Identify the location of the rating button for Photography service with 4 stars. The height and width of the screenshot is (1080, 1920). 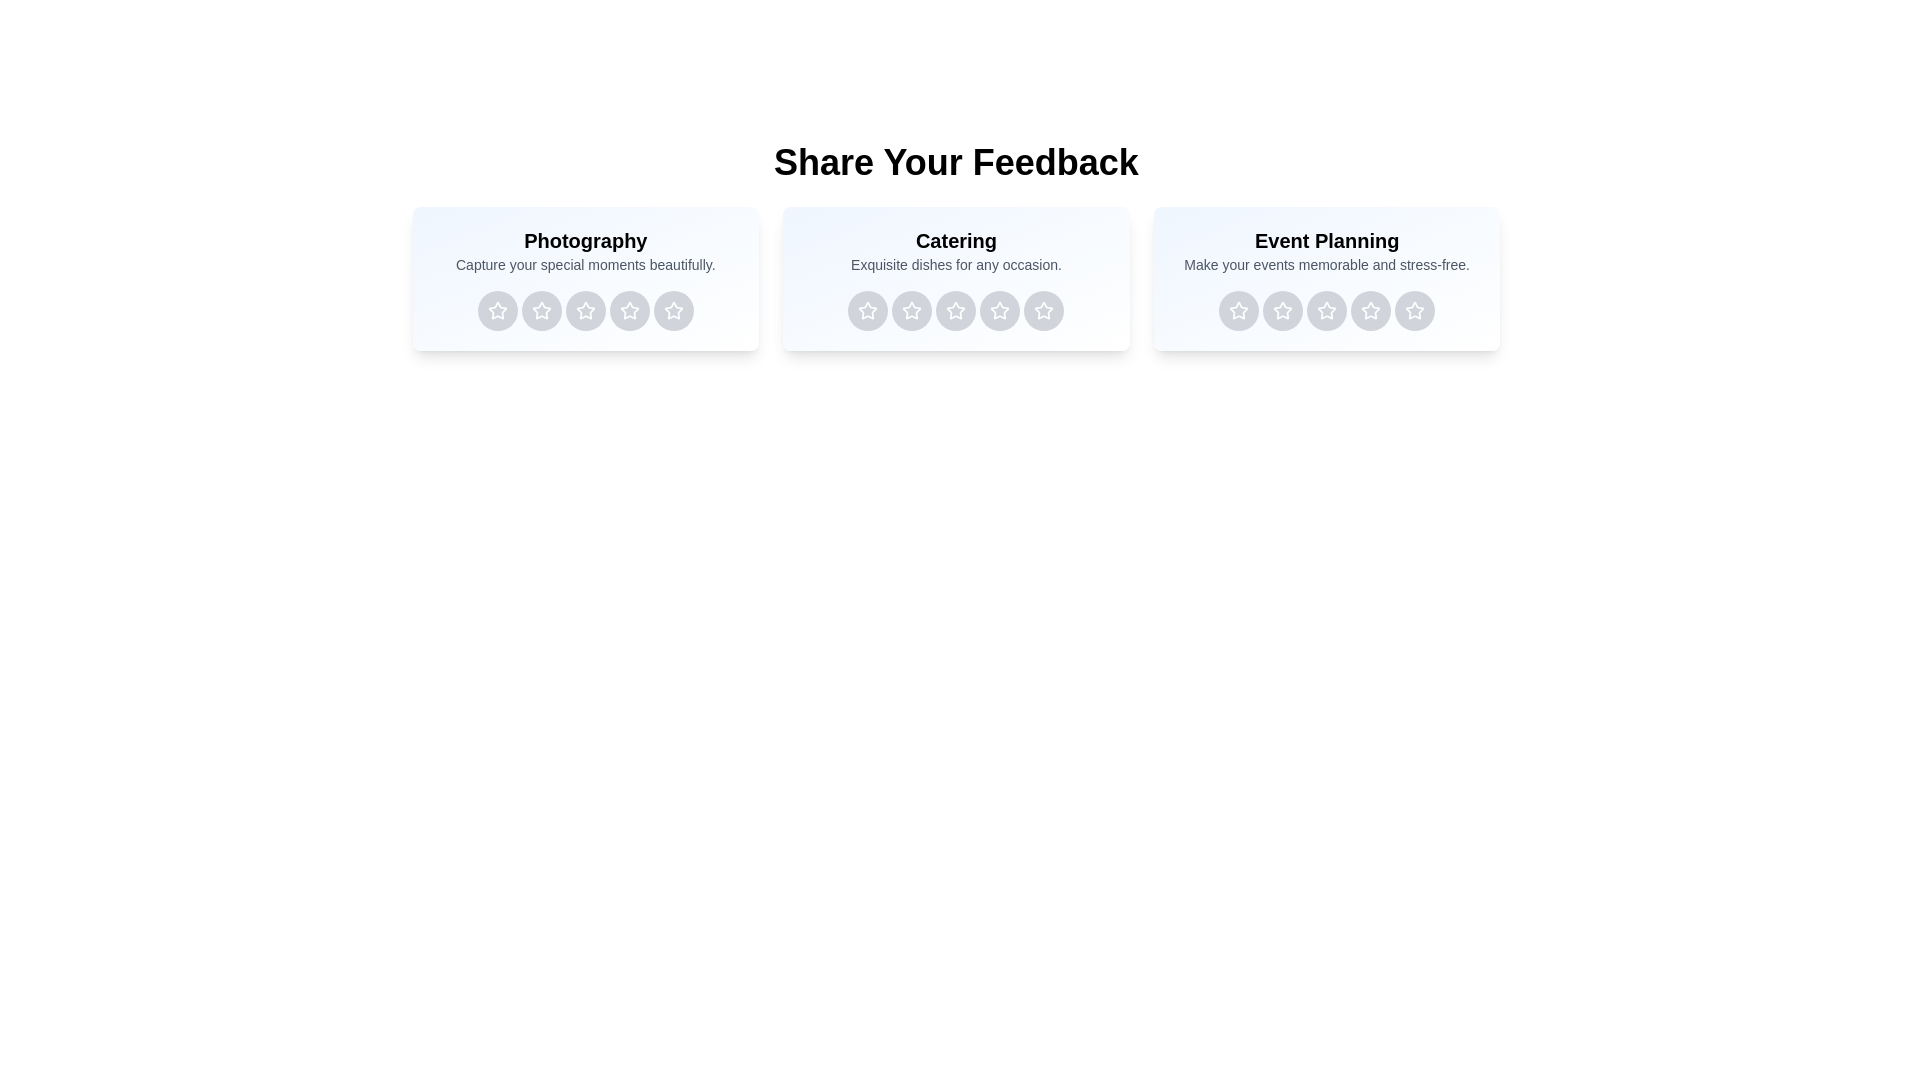
(627, 311).